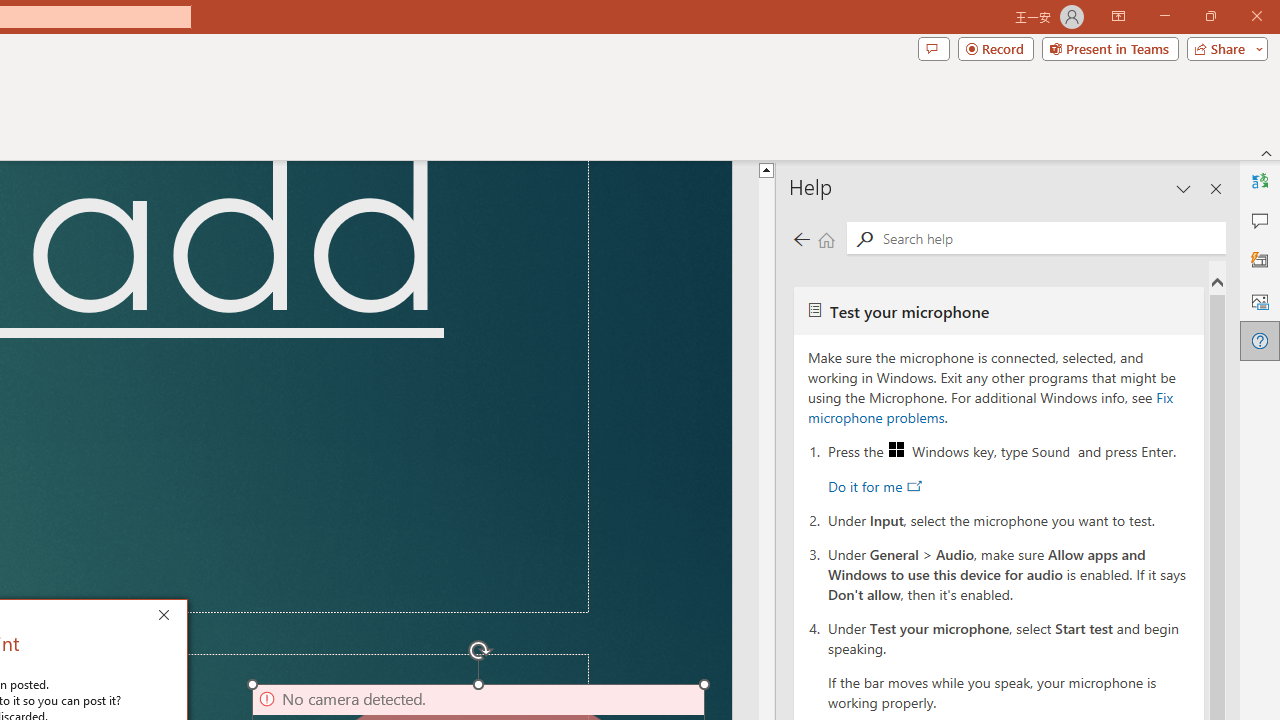 This screenshot has width=1280, height=720. Describe the element at coordinates (874, 486) in the screenshot. I see `'Do it for me'` at that location.